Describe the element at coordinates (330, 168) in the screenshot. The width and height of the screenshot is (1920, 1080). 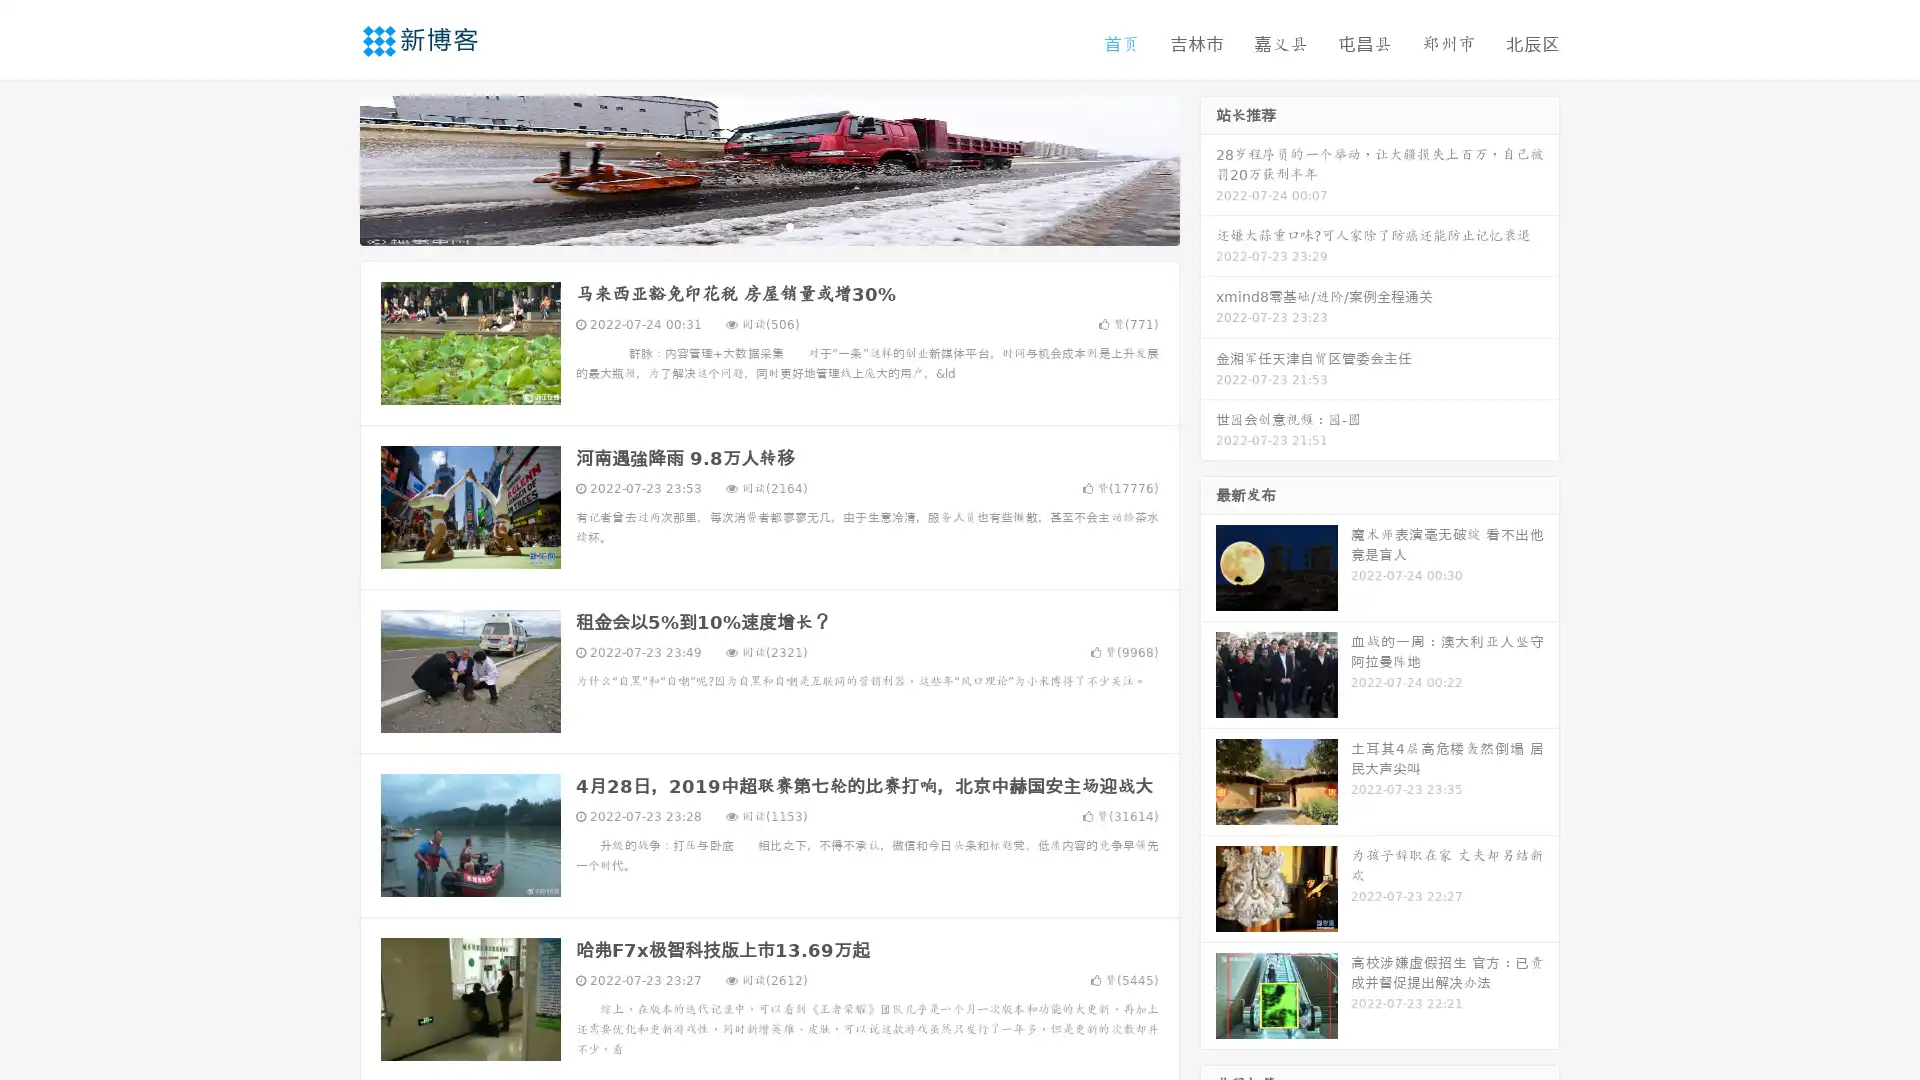
I see `Previous slide` at that location.